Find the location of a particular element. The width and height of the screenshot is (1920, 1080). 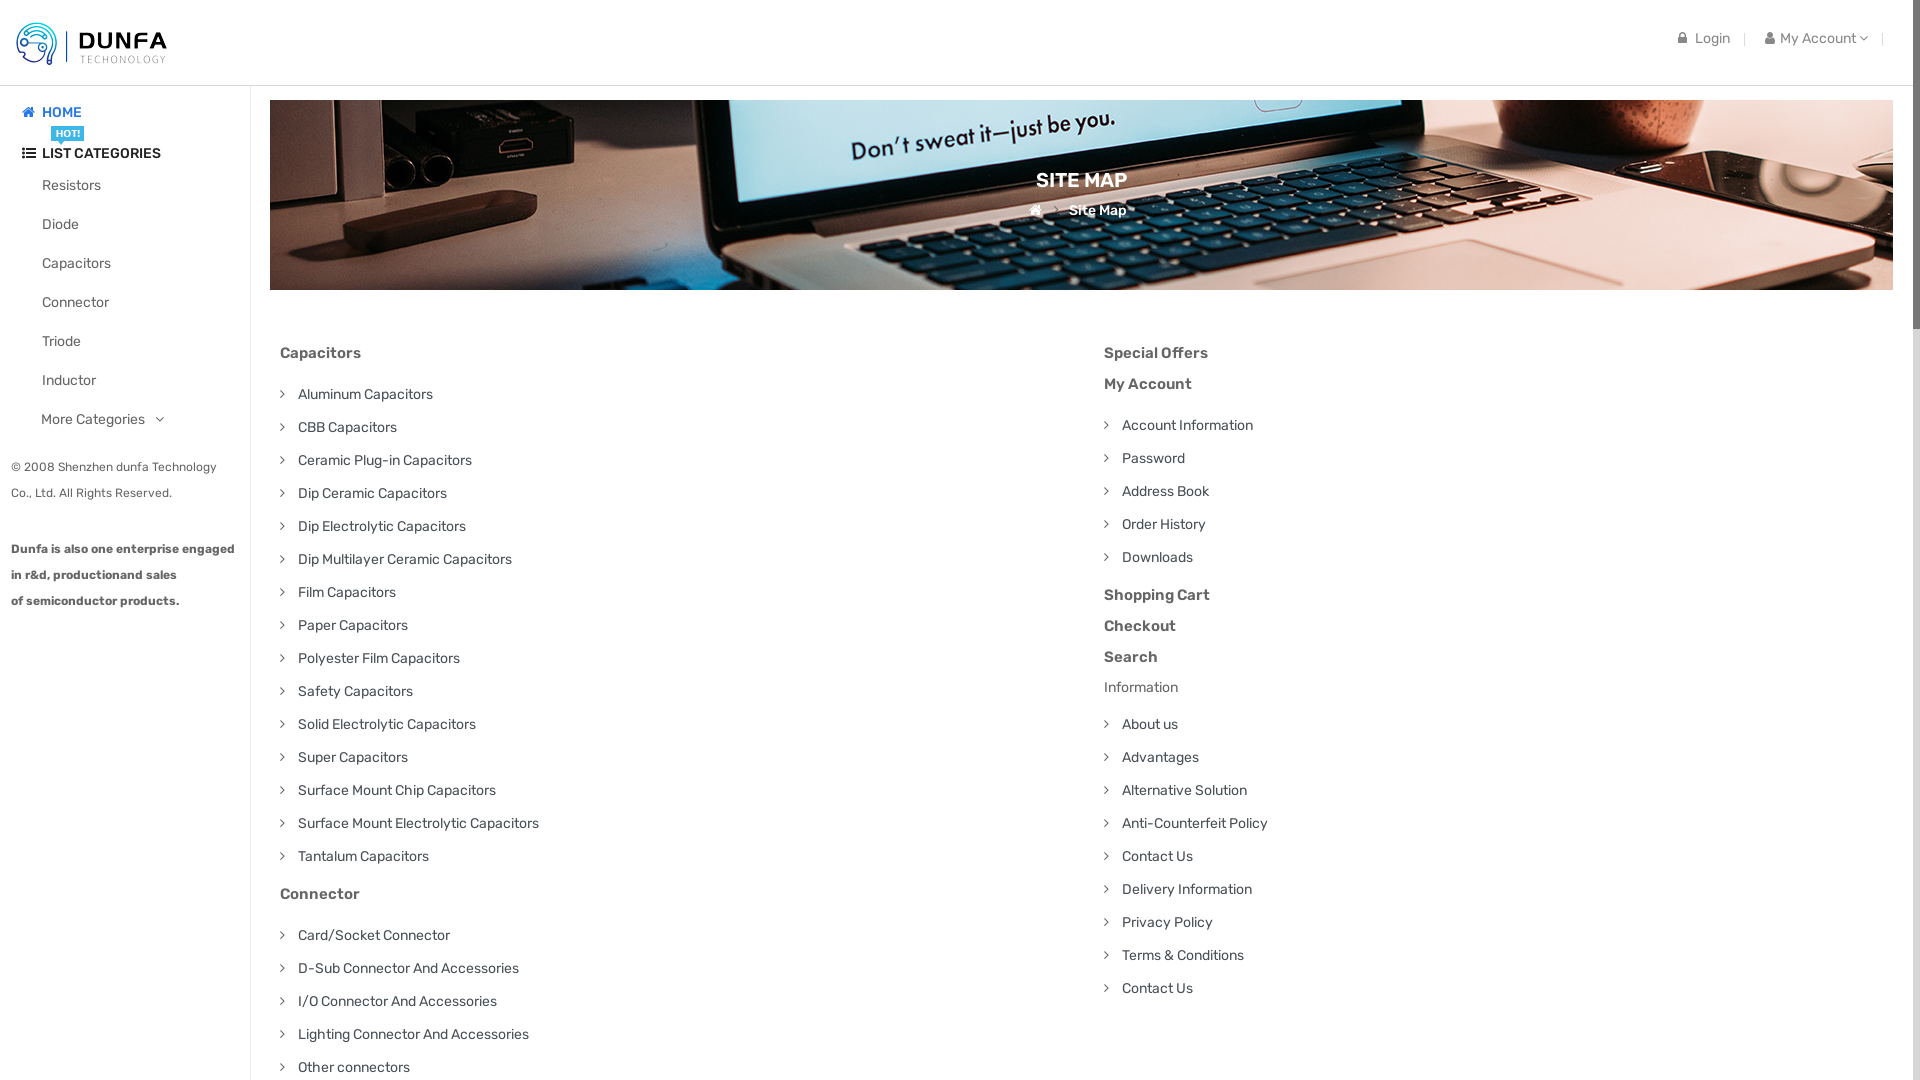

'CBB Capacitors' is located at coordinates (296, 426).